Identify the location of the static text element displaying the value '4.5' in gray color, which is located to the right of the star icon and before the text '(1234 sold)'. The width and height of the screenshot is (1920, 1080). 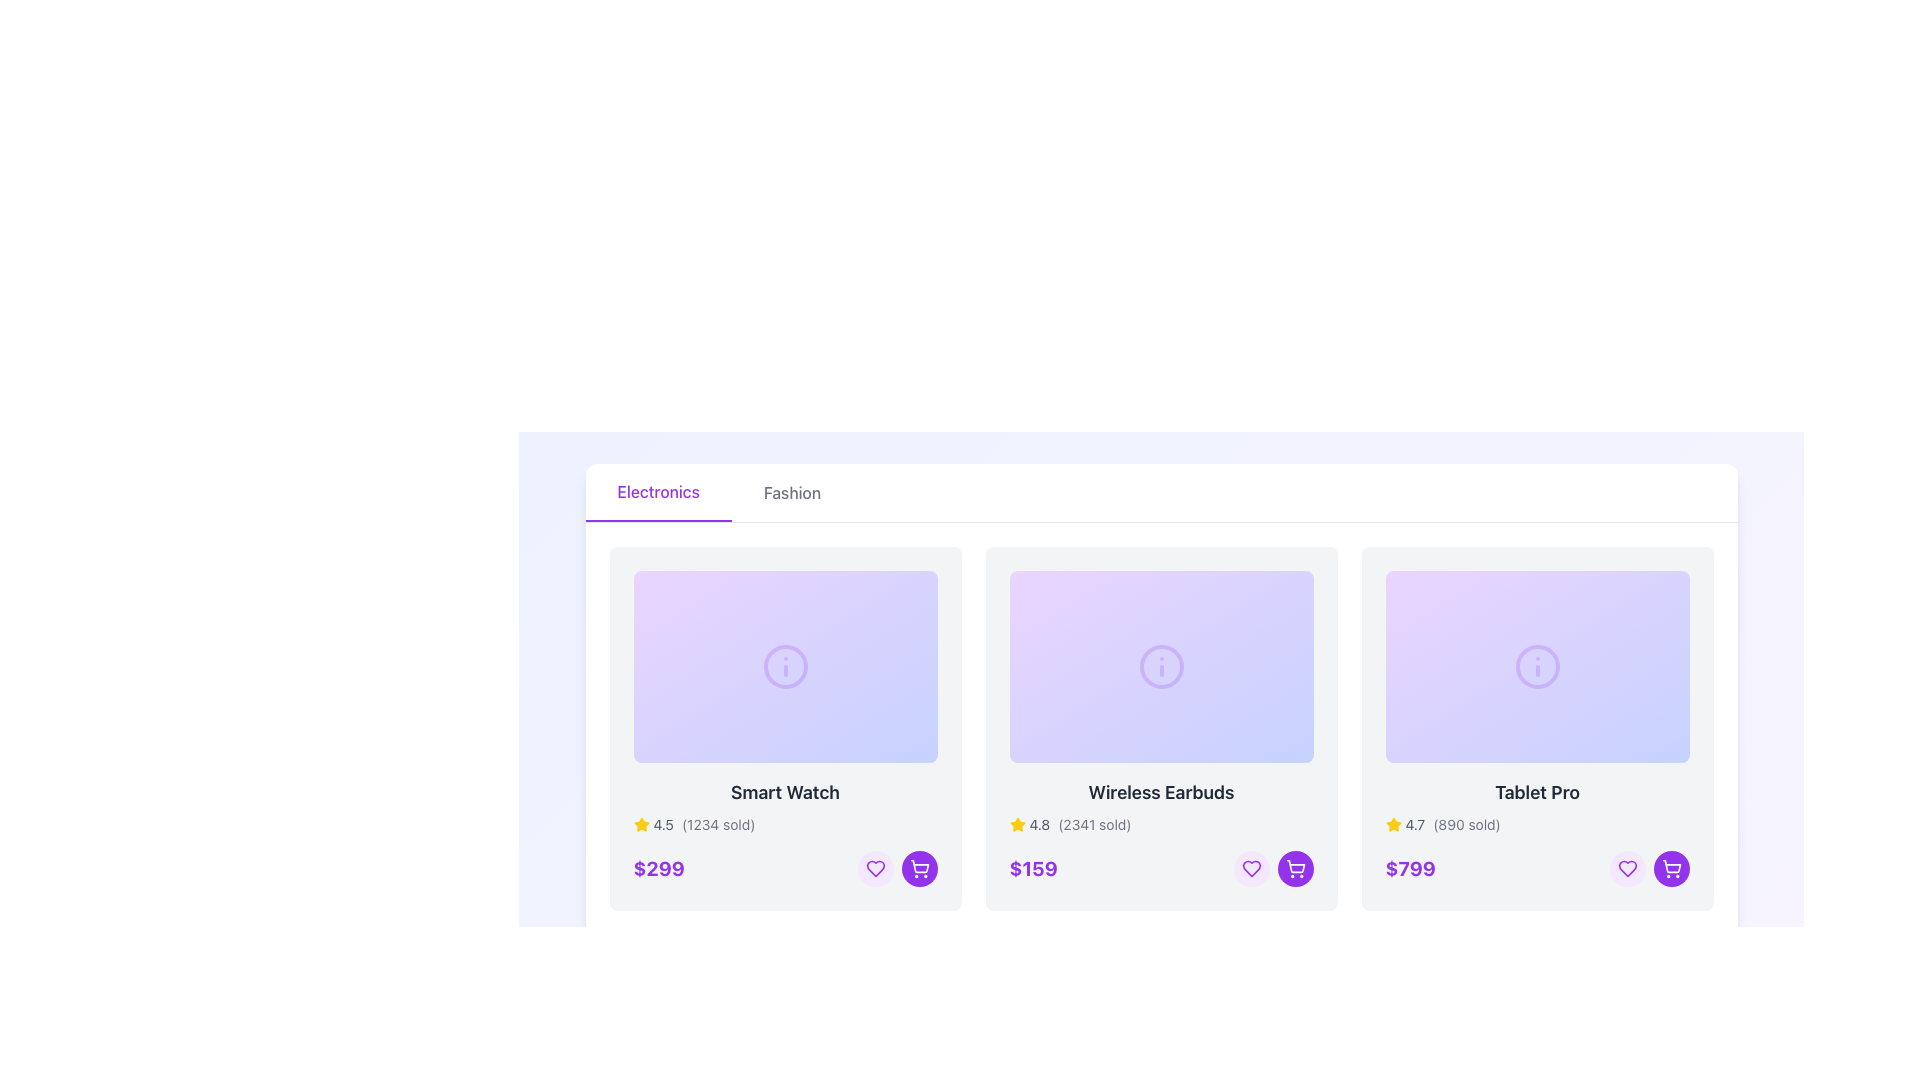
(663, 825).